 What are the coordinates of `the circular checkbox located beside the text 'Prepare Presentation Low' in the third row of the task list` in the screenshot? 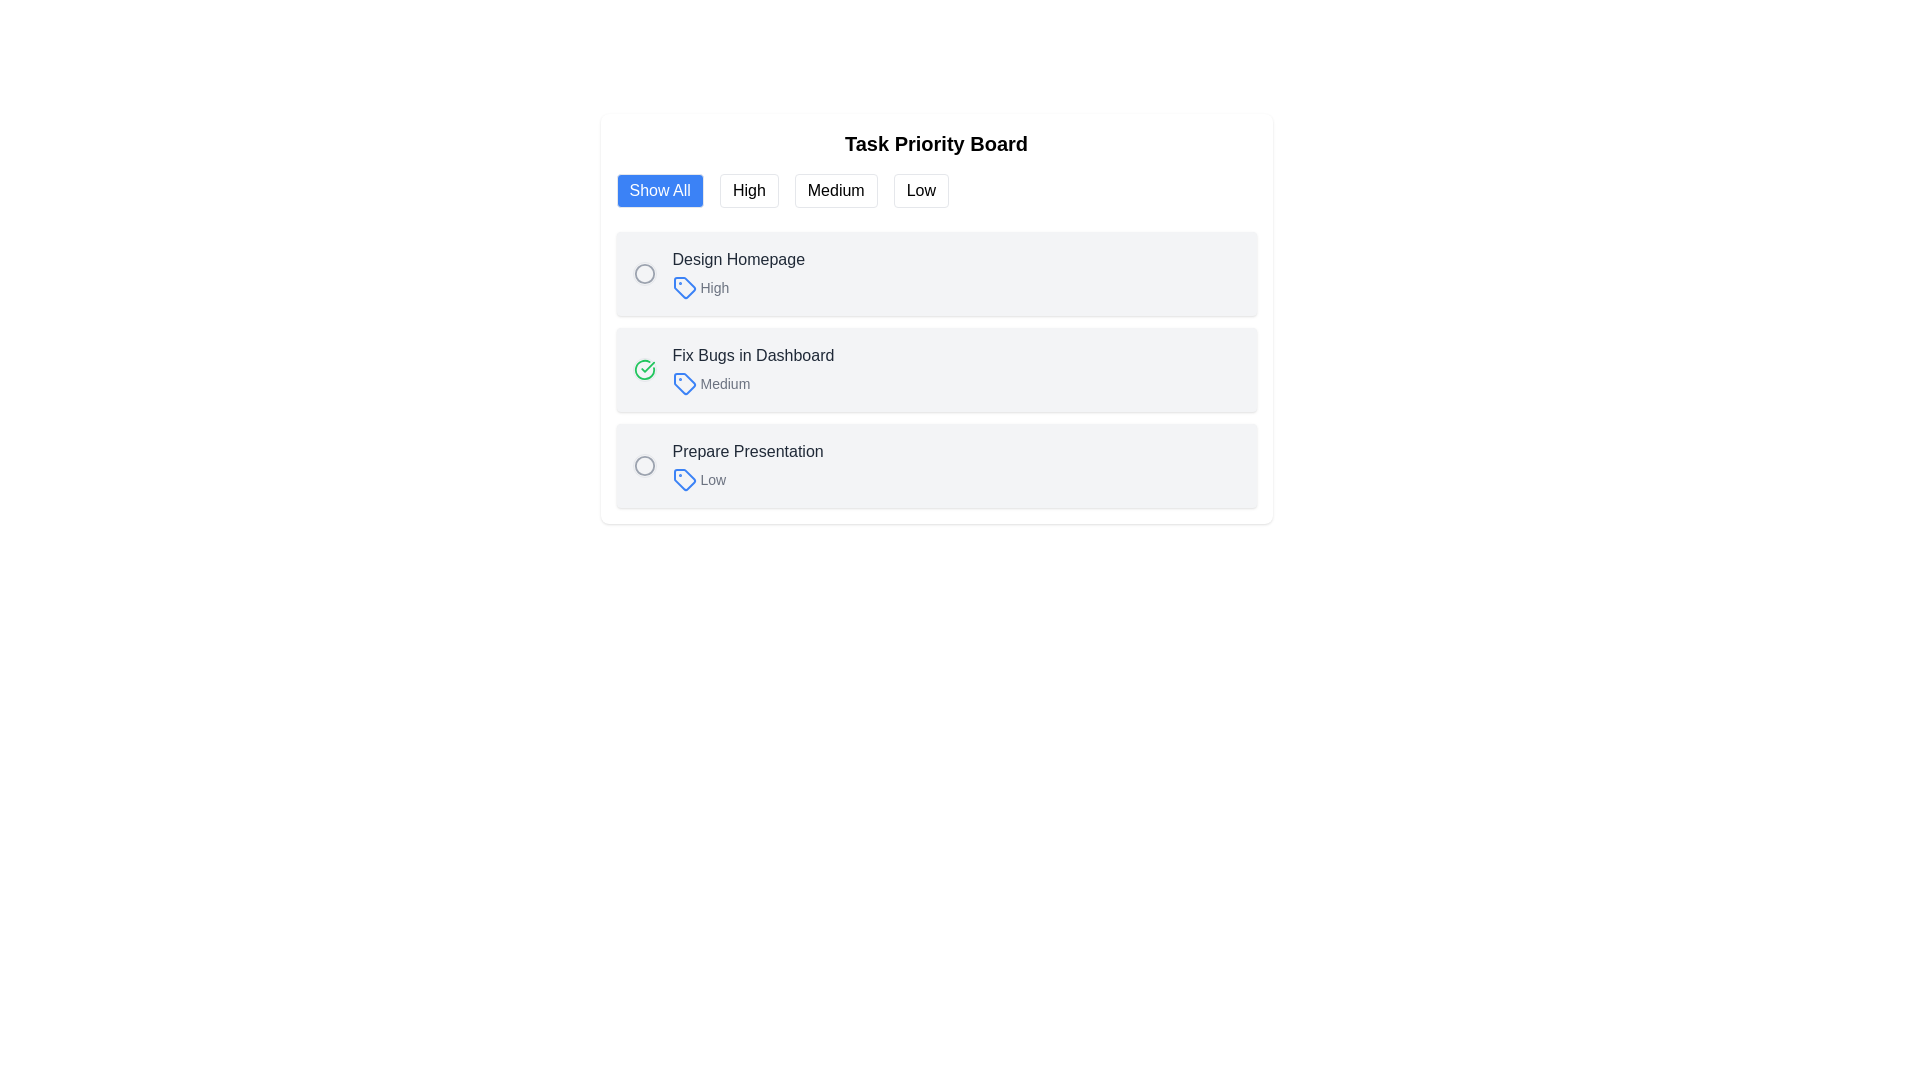 It's located at (644, 466).